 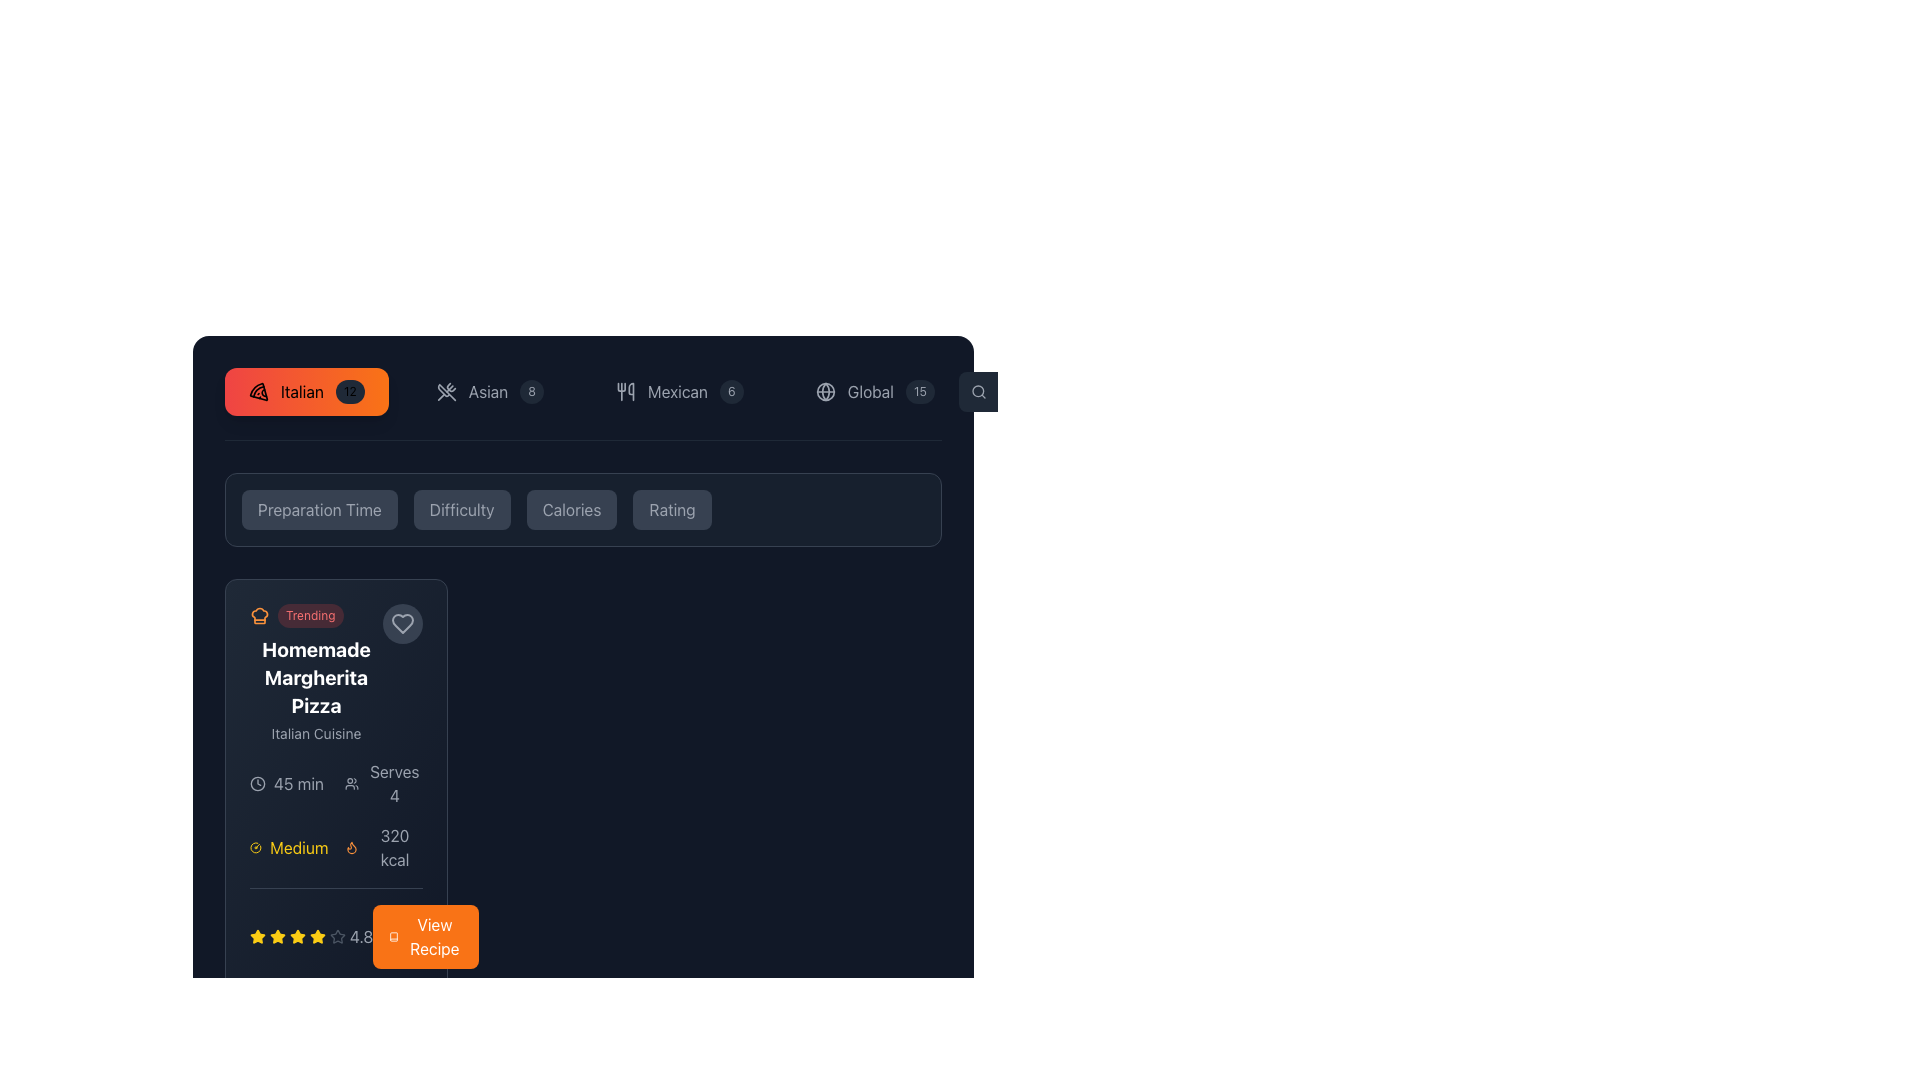 What do you see at coordinates (258, 615) in the screenshot?
I see `the small chef hat icon with an orange outline located beside the 'Trending' label` at bounding box center [258, 615].